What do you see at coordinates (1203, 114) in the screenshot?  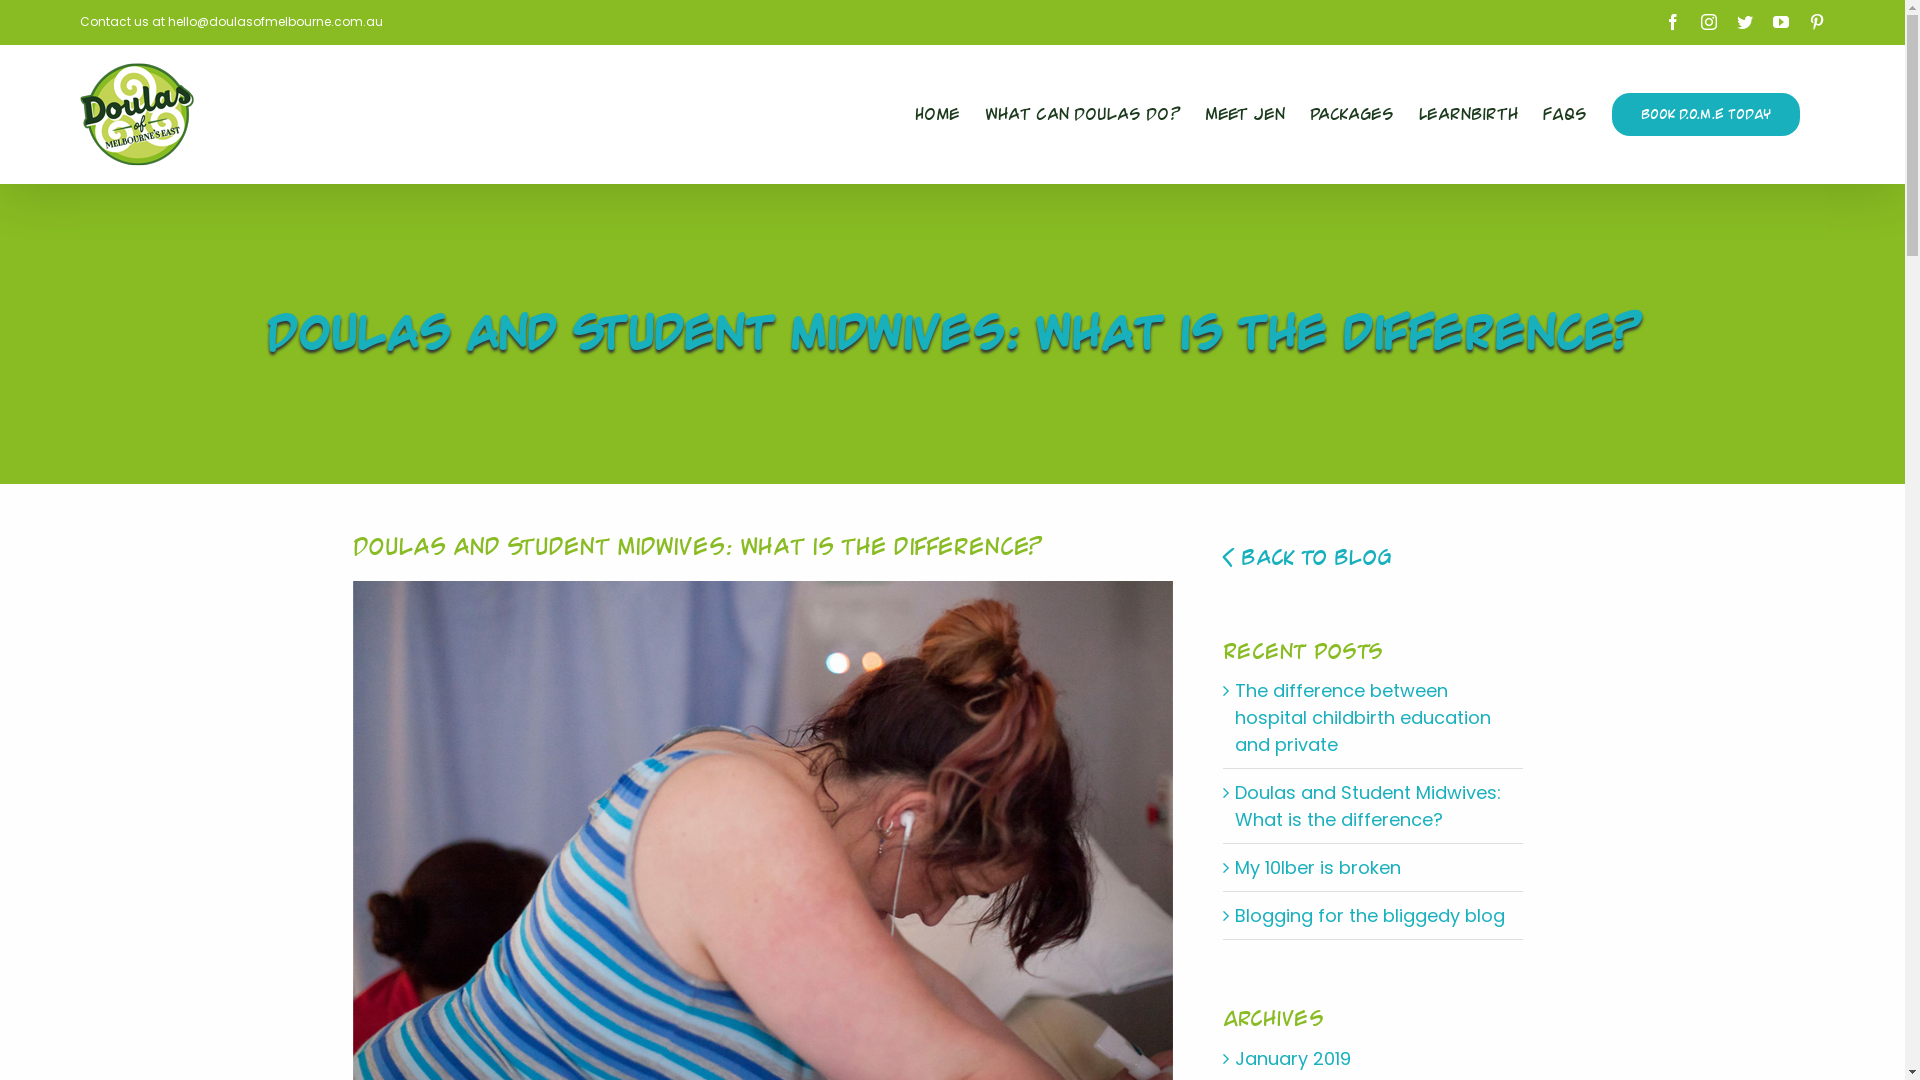 I see `'Meet Jen'` at bounding box center [1203, 114].